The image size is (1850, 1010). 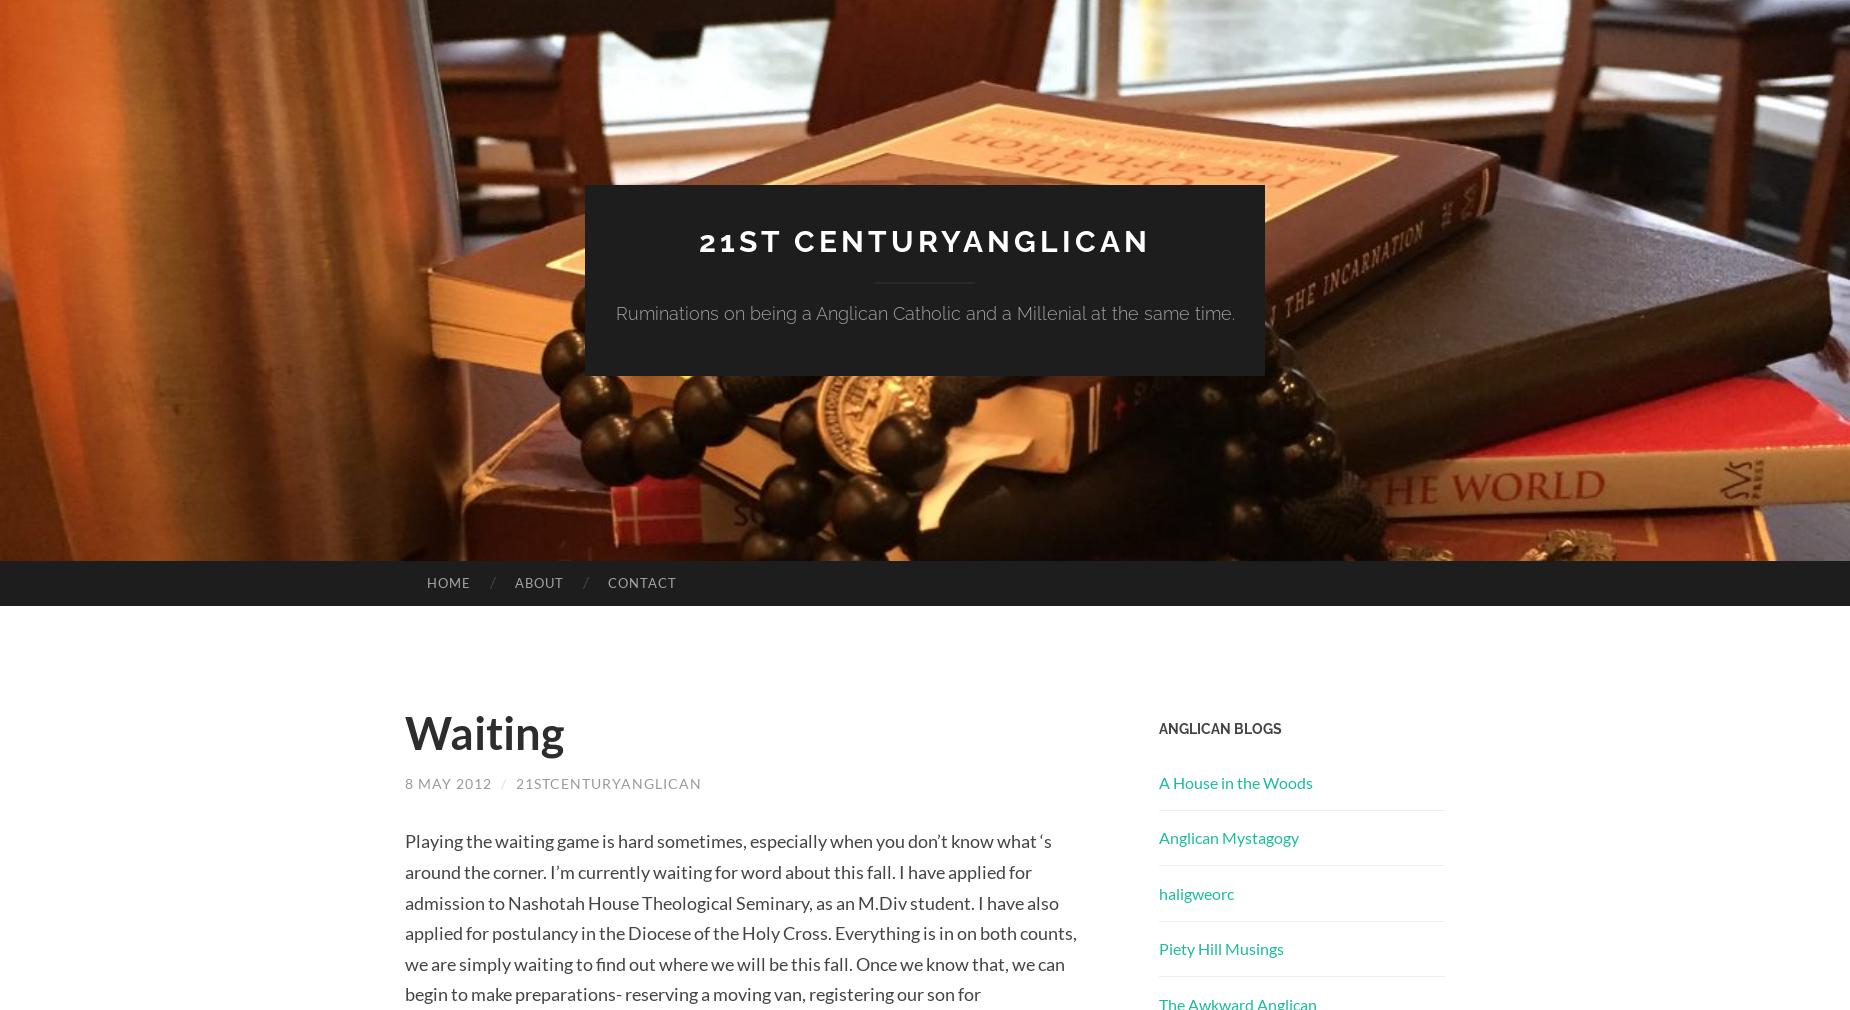 I want to click on '21st centuryanglican', so click(x=925, y=239).